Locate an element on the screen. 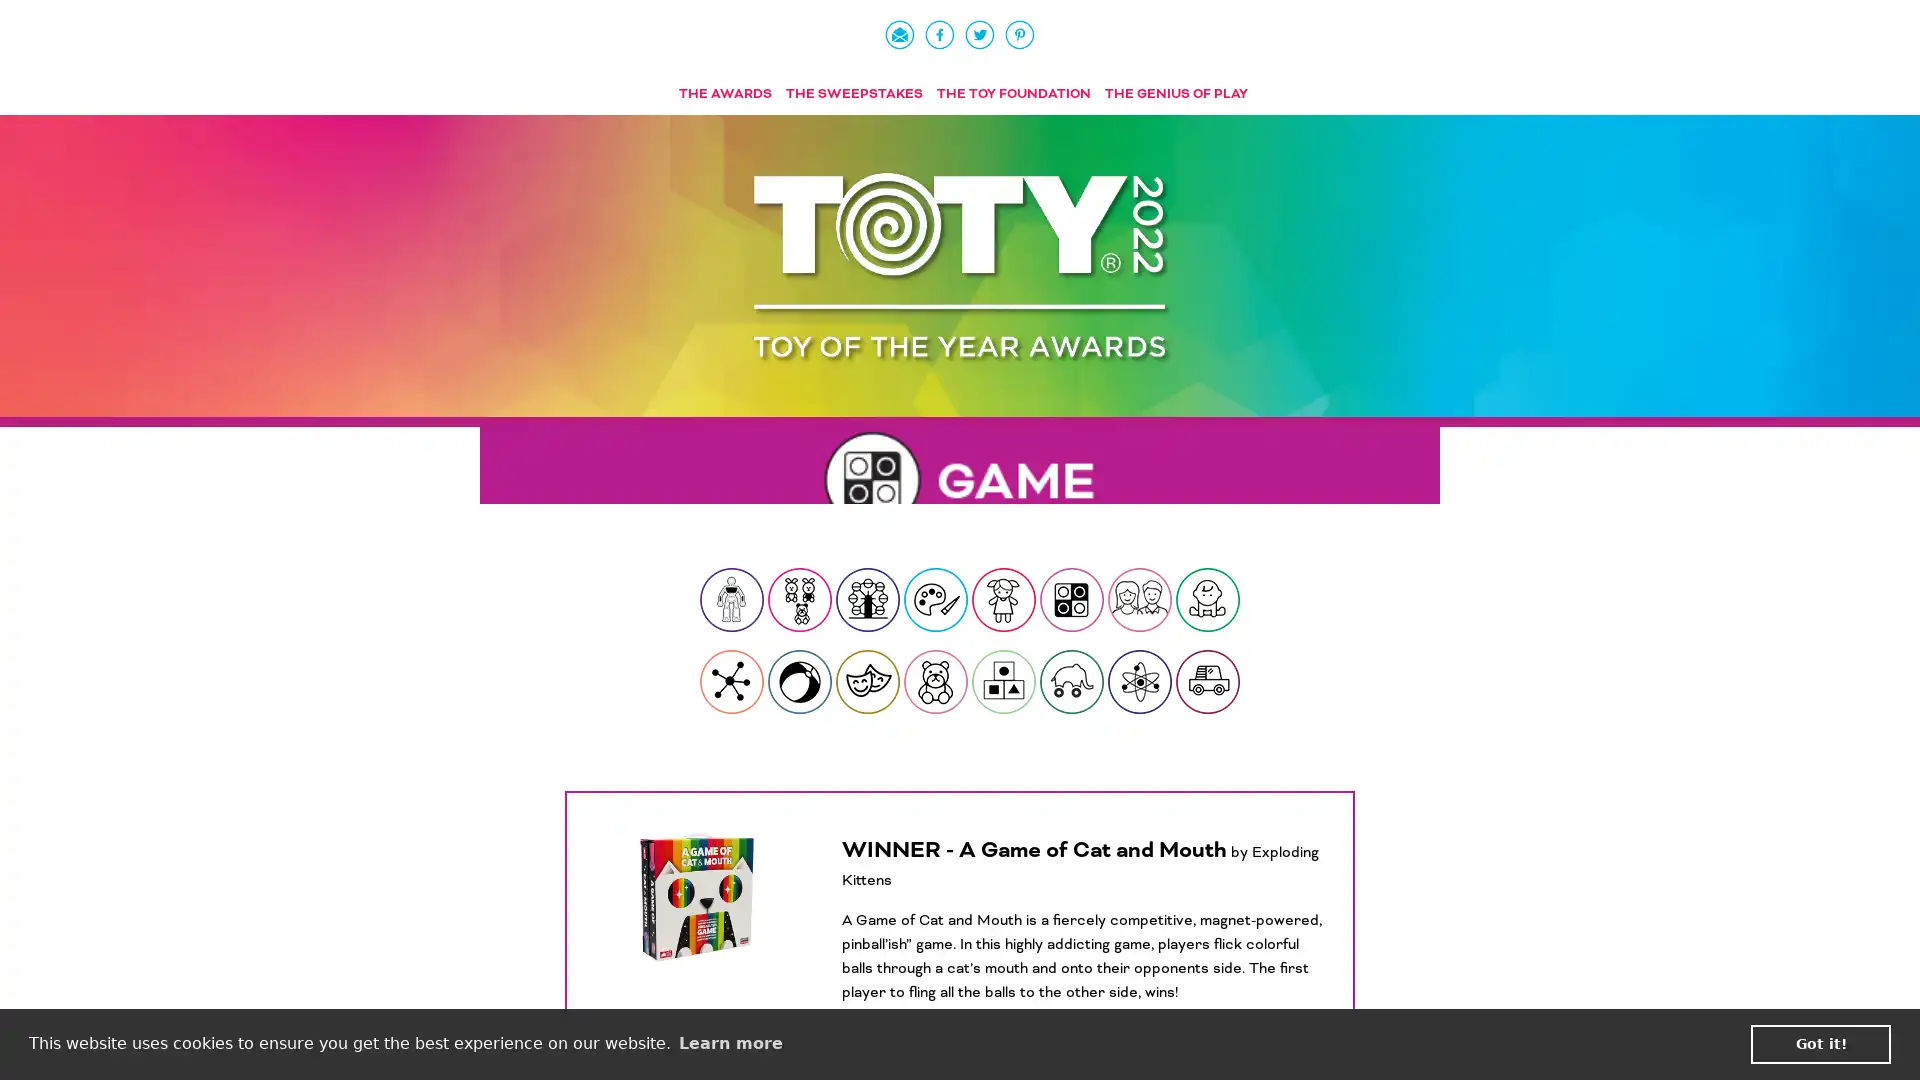 The width and height of the screenshot is (1920, 1080). Submit is located at coordinates (1070, 681).